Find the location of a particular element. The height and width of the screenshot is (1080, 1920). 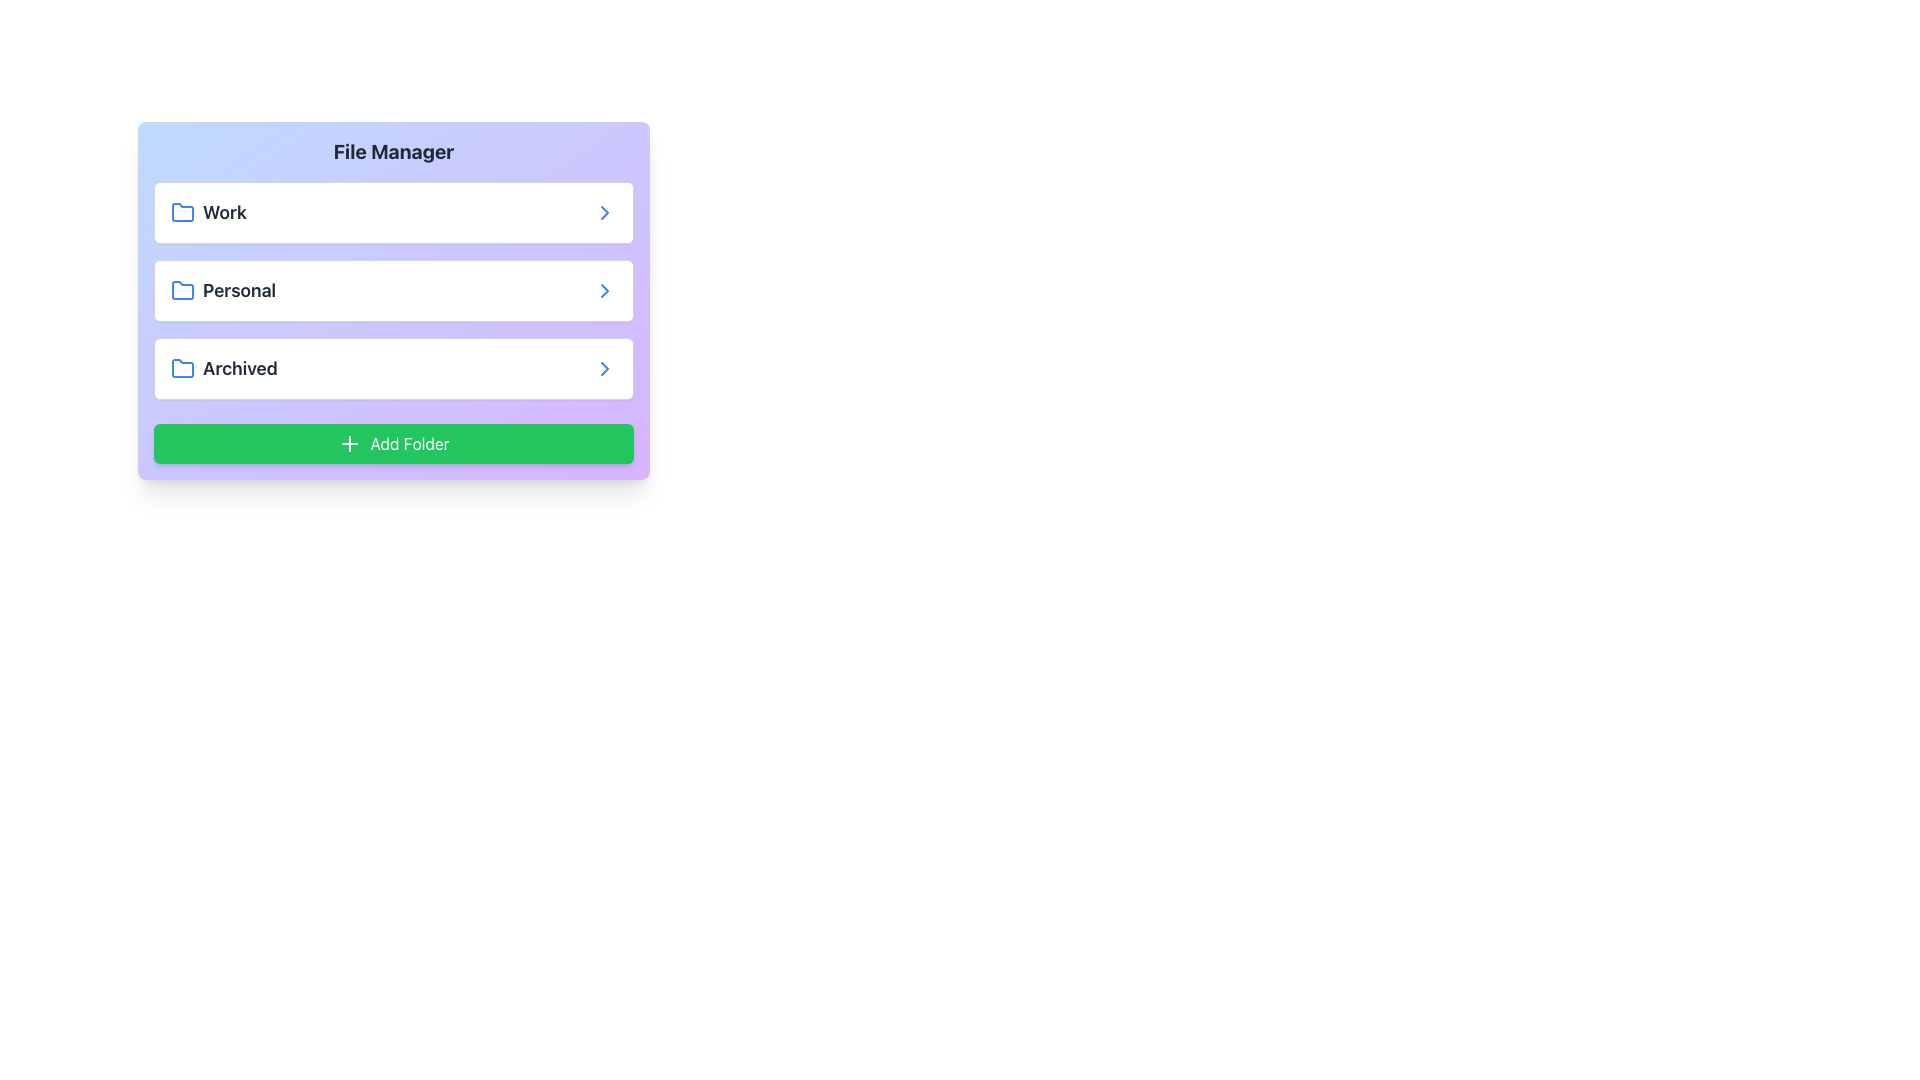

the navigation icon positioned to the right of the 'Personal' folder label is located at coordinates (603, 290).